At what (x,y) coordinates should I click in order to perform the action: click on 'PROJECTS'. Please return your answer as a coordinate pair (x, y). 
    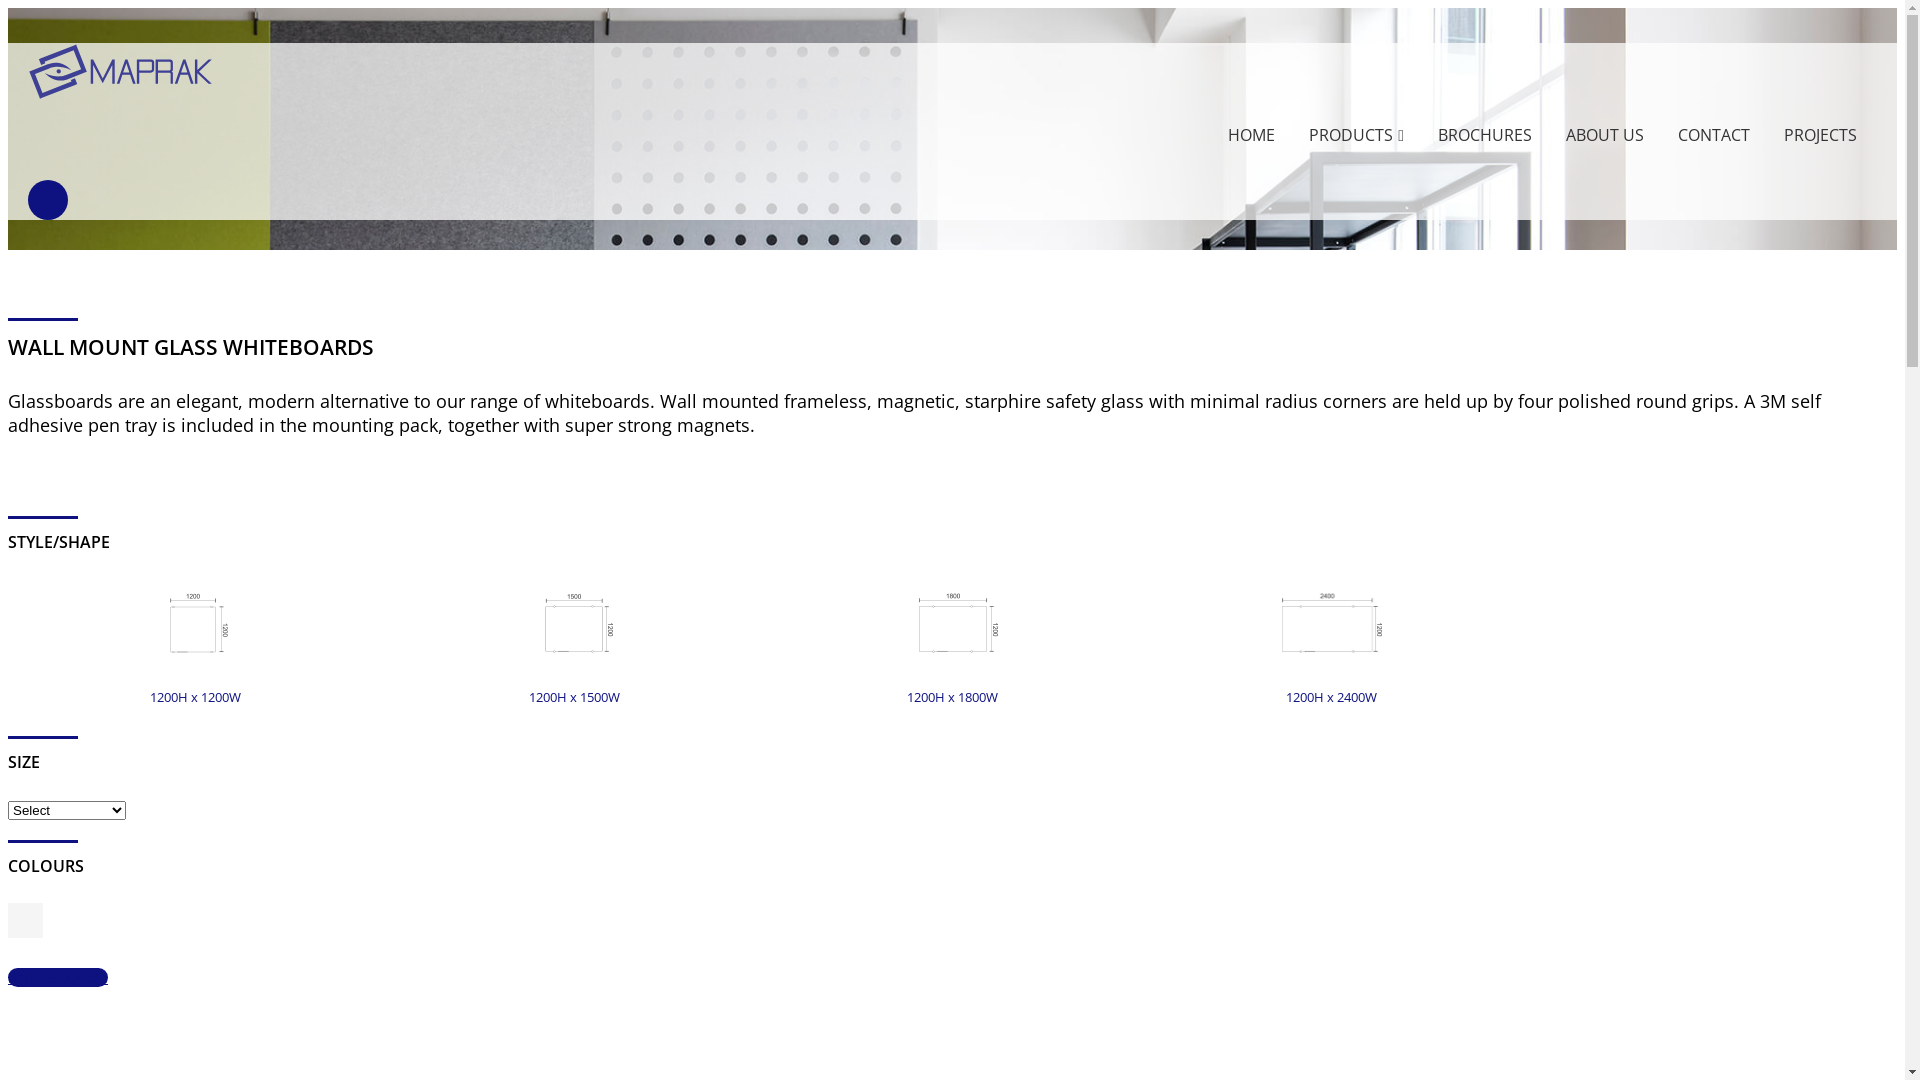
    Looking at the image, I should click on (1779, 135).